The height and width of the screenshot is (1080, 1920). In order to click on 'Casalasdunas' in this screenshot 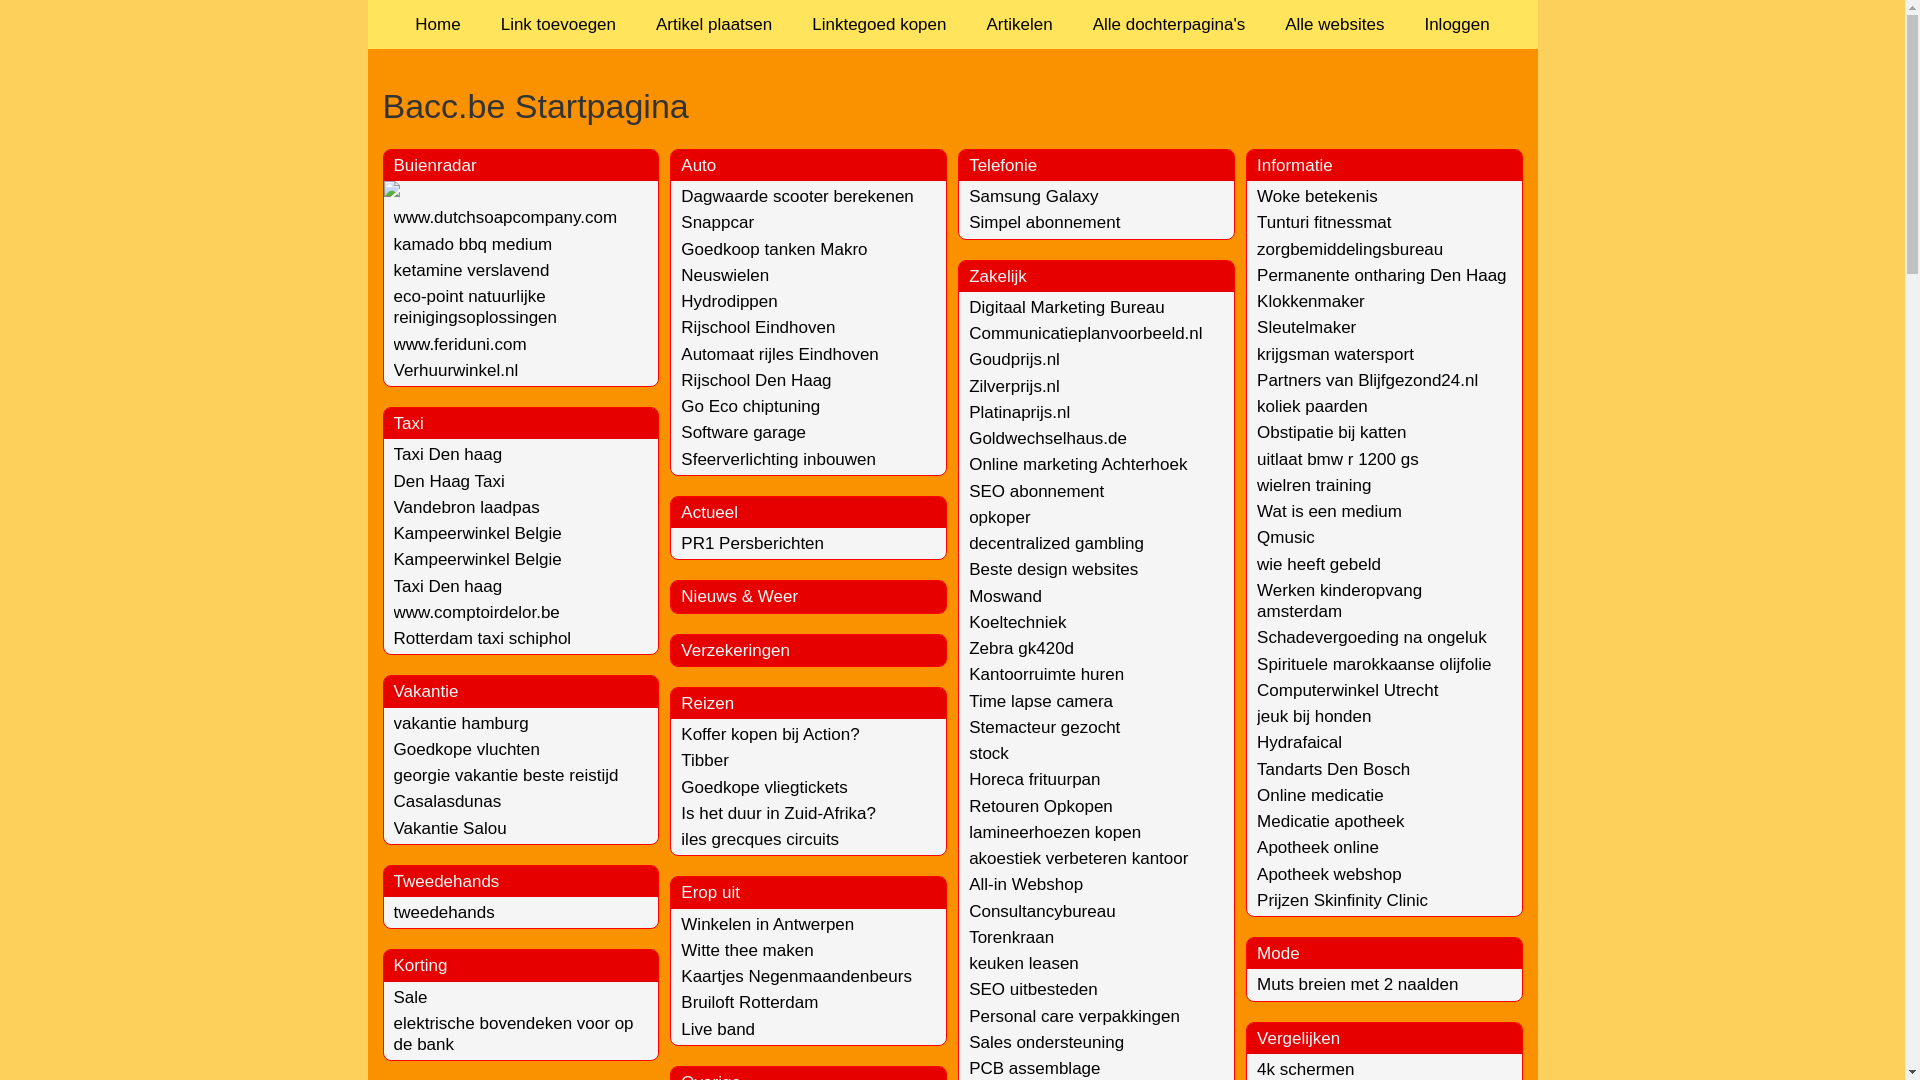, I will do `click(446, 800)`.